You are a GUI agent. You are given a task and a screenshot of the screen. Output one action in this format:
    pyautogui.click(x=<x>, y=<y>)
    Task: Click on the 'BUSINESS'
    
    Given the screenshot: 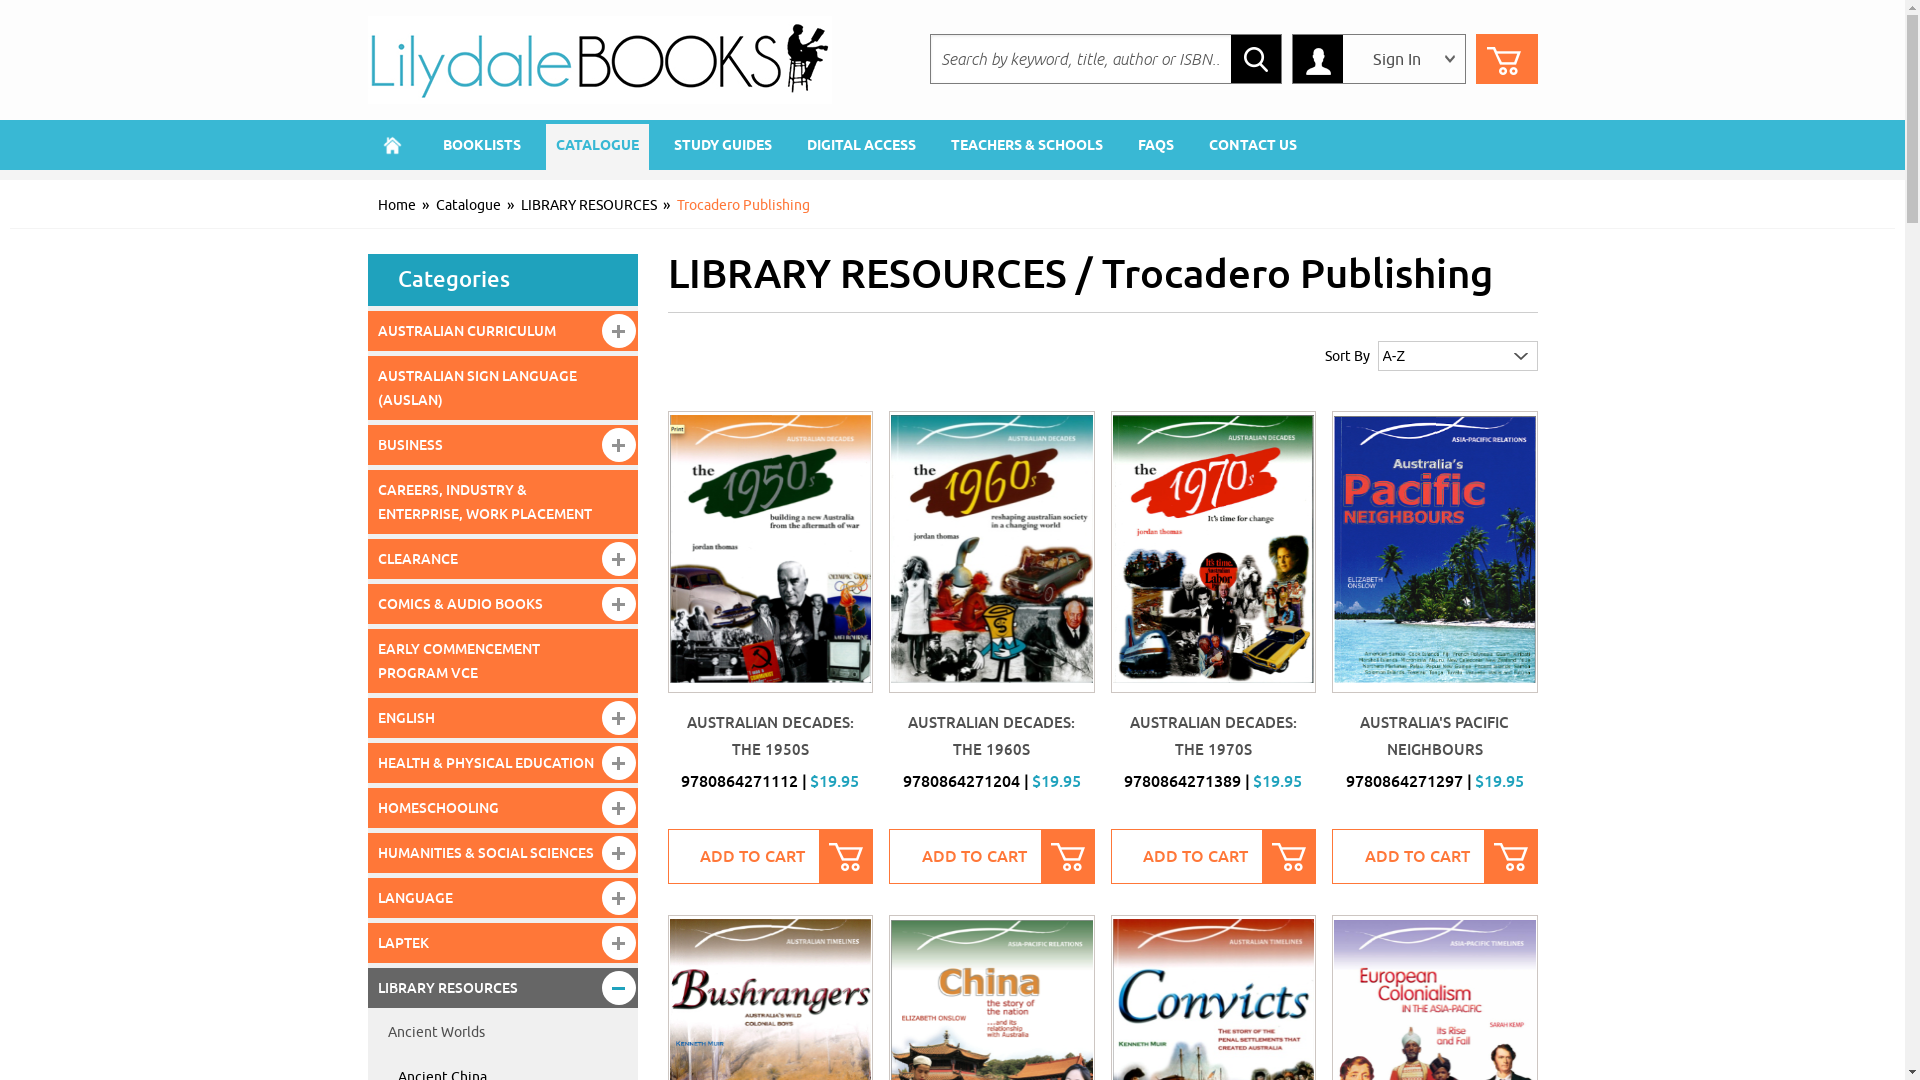 What is the action you would take?
    pyautogui.click(x=368, y=443)
    